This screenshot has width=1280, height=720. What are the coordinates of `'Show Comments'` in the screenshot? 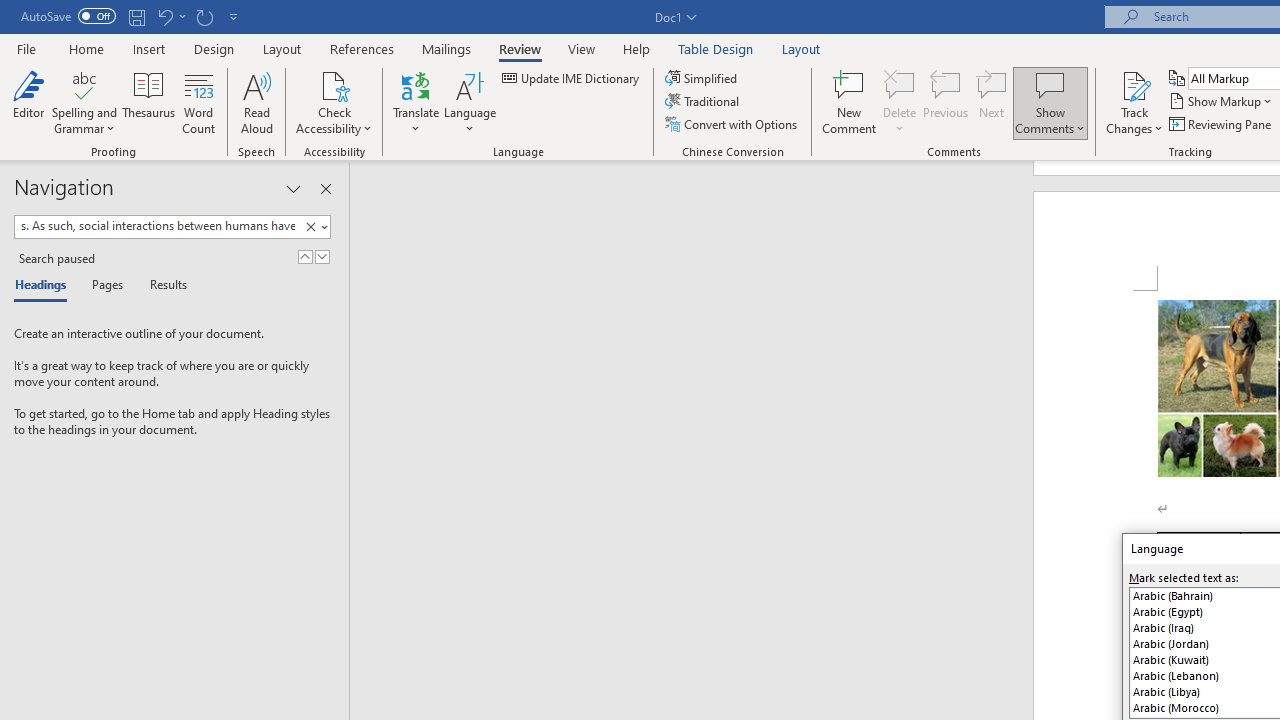 It's located at (1049, 84).